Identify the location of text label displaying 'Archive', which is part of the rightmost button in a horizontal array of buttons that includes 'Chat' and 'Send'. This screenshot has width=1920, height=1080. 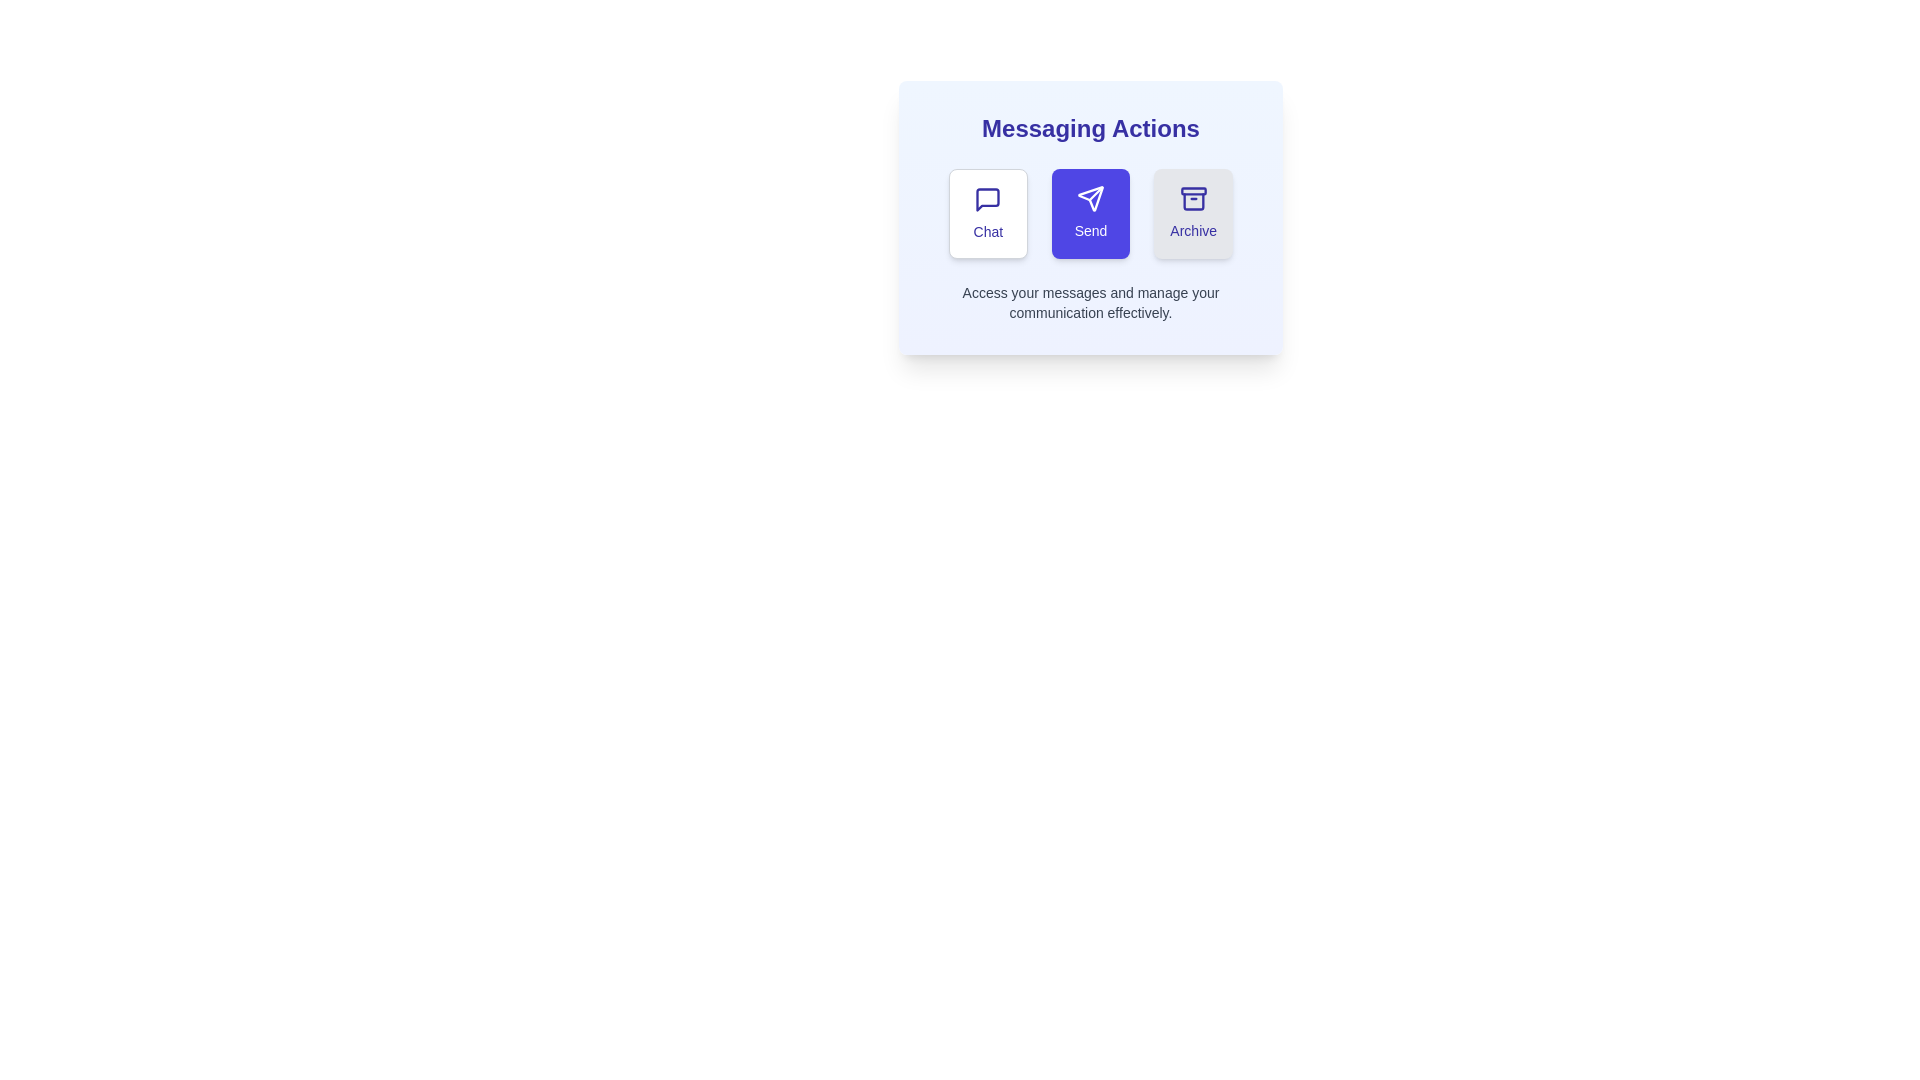
(1193, 230).